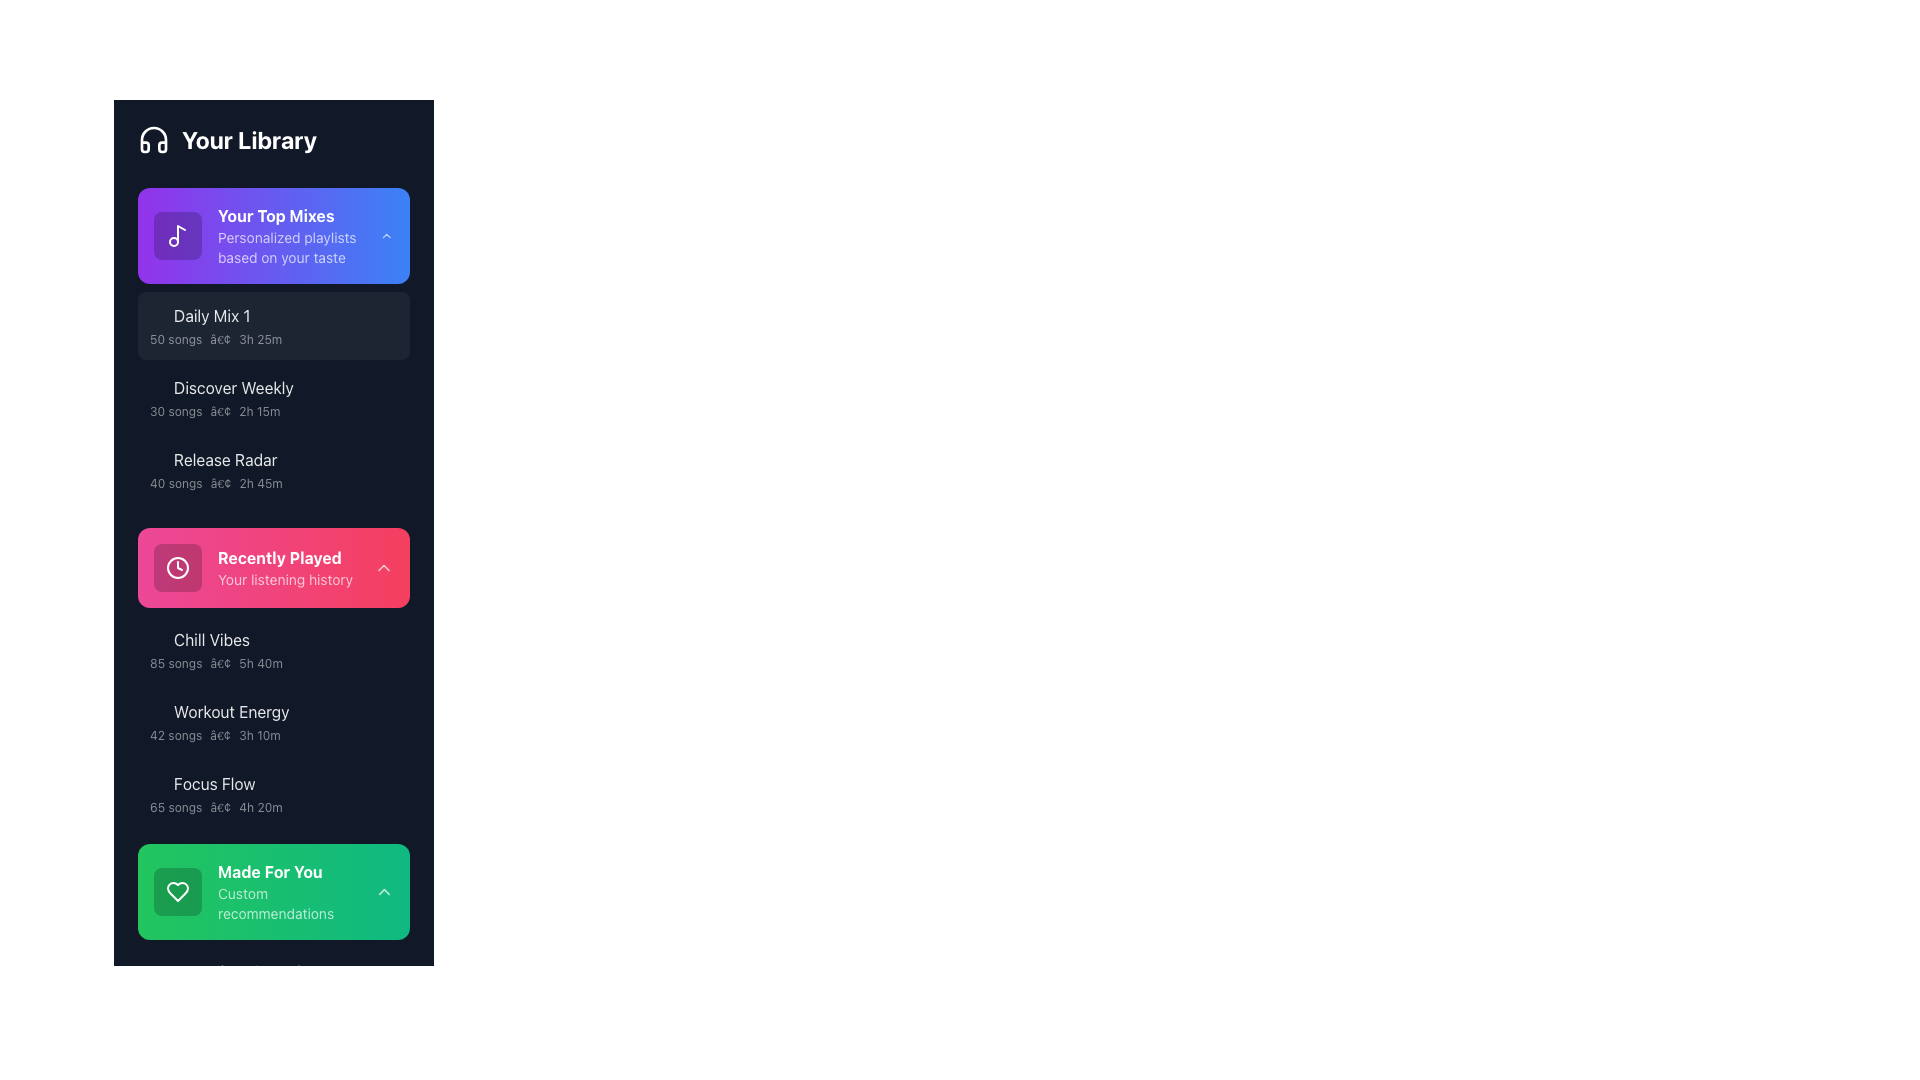  What do you see at coordinates (284, 558) in the screenshot?
I see `title text element related to 'Recently Played', positioned in the middle section of a vertical menu, above 'Your listening history' and below 'Release Radar'` at bounding box center [284, 558].